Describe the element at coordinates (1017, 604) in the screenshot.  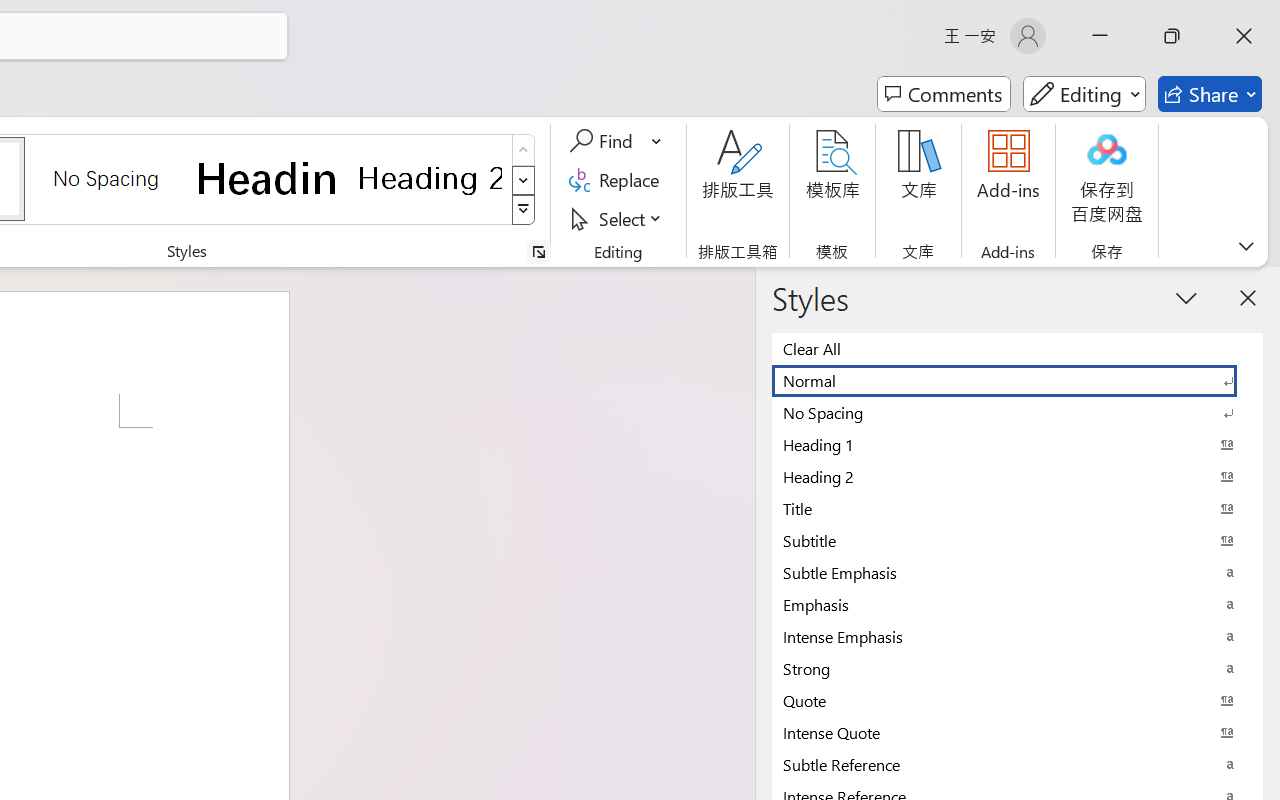
I see `'Emphasis'` at that location.